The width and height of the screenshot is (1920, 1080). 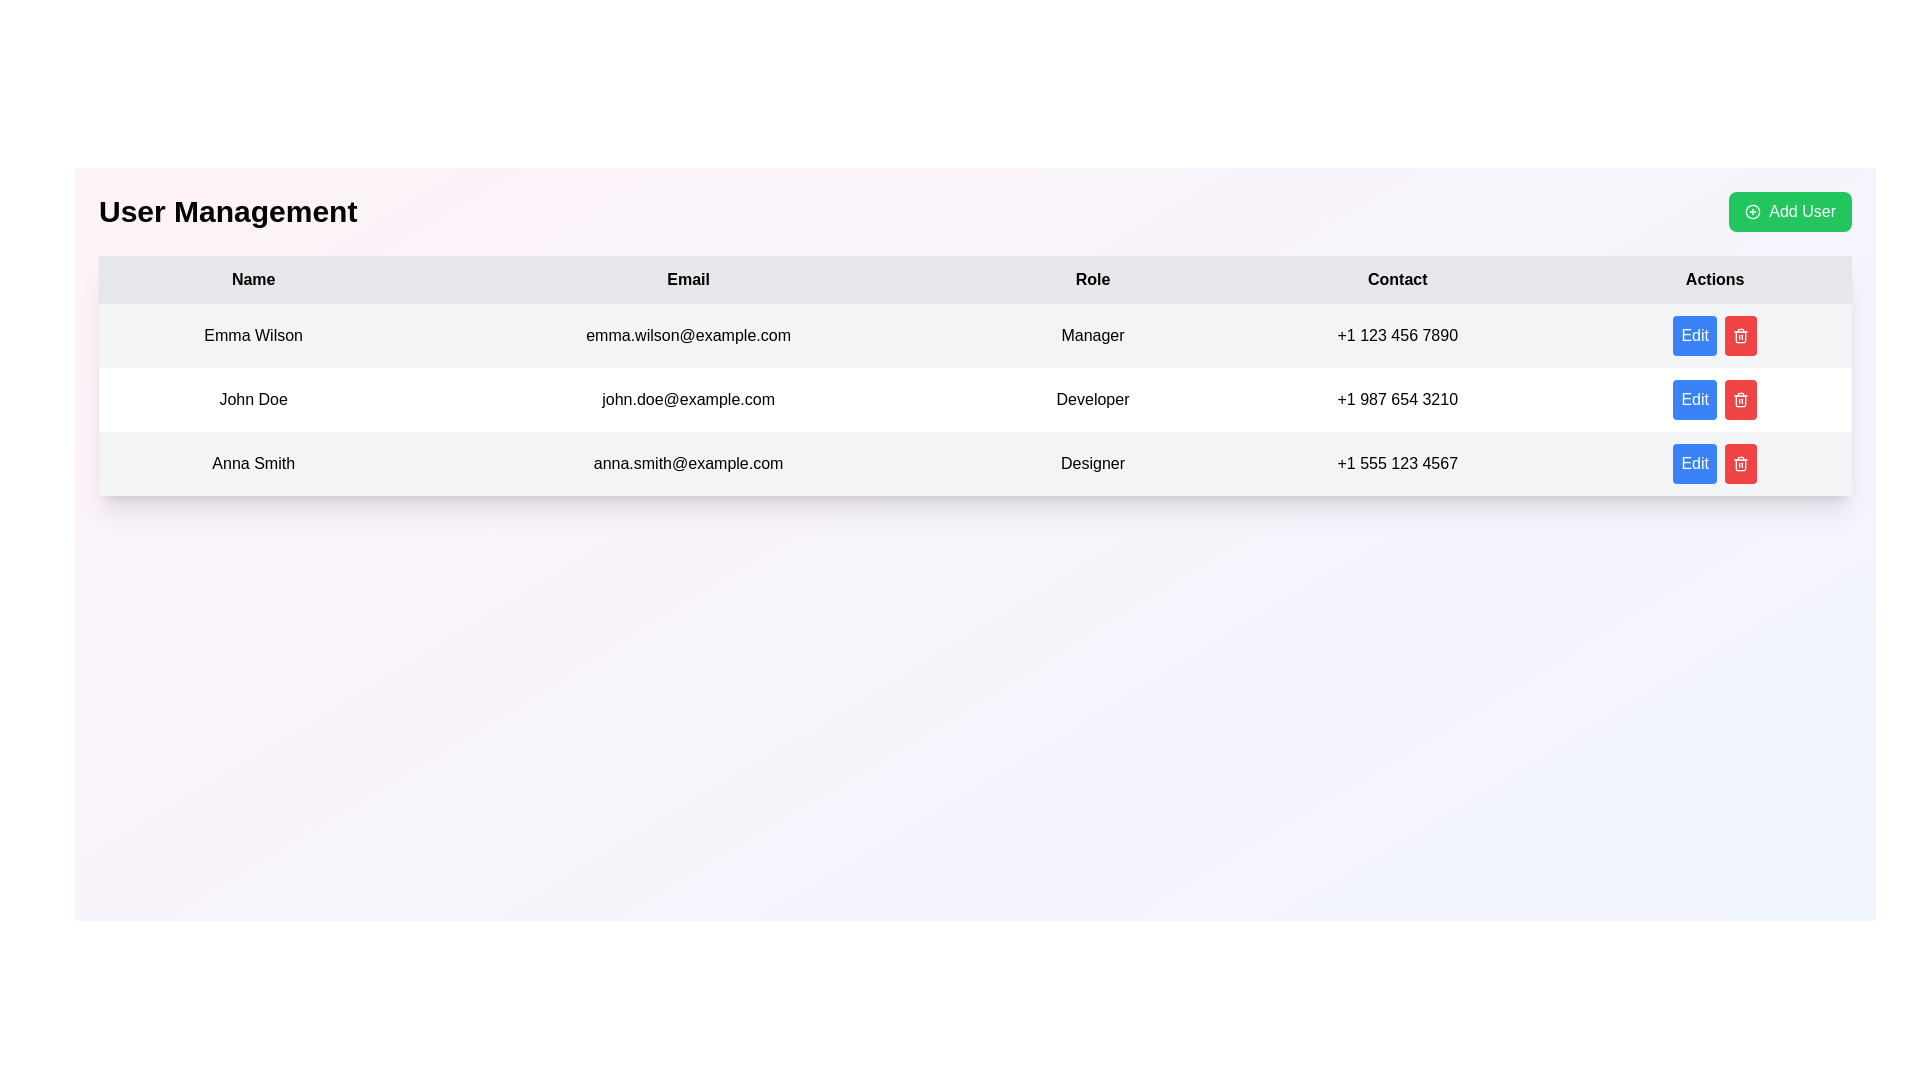 I want to click on the edit button located in the 'Actions' column of the second row of the table, so click(x=1694, y=400).